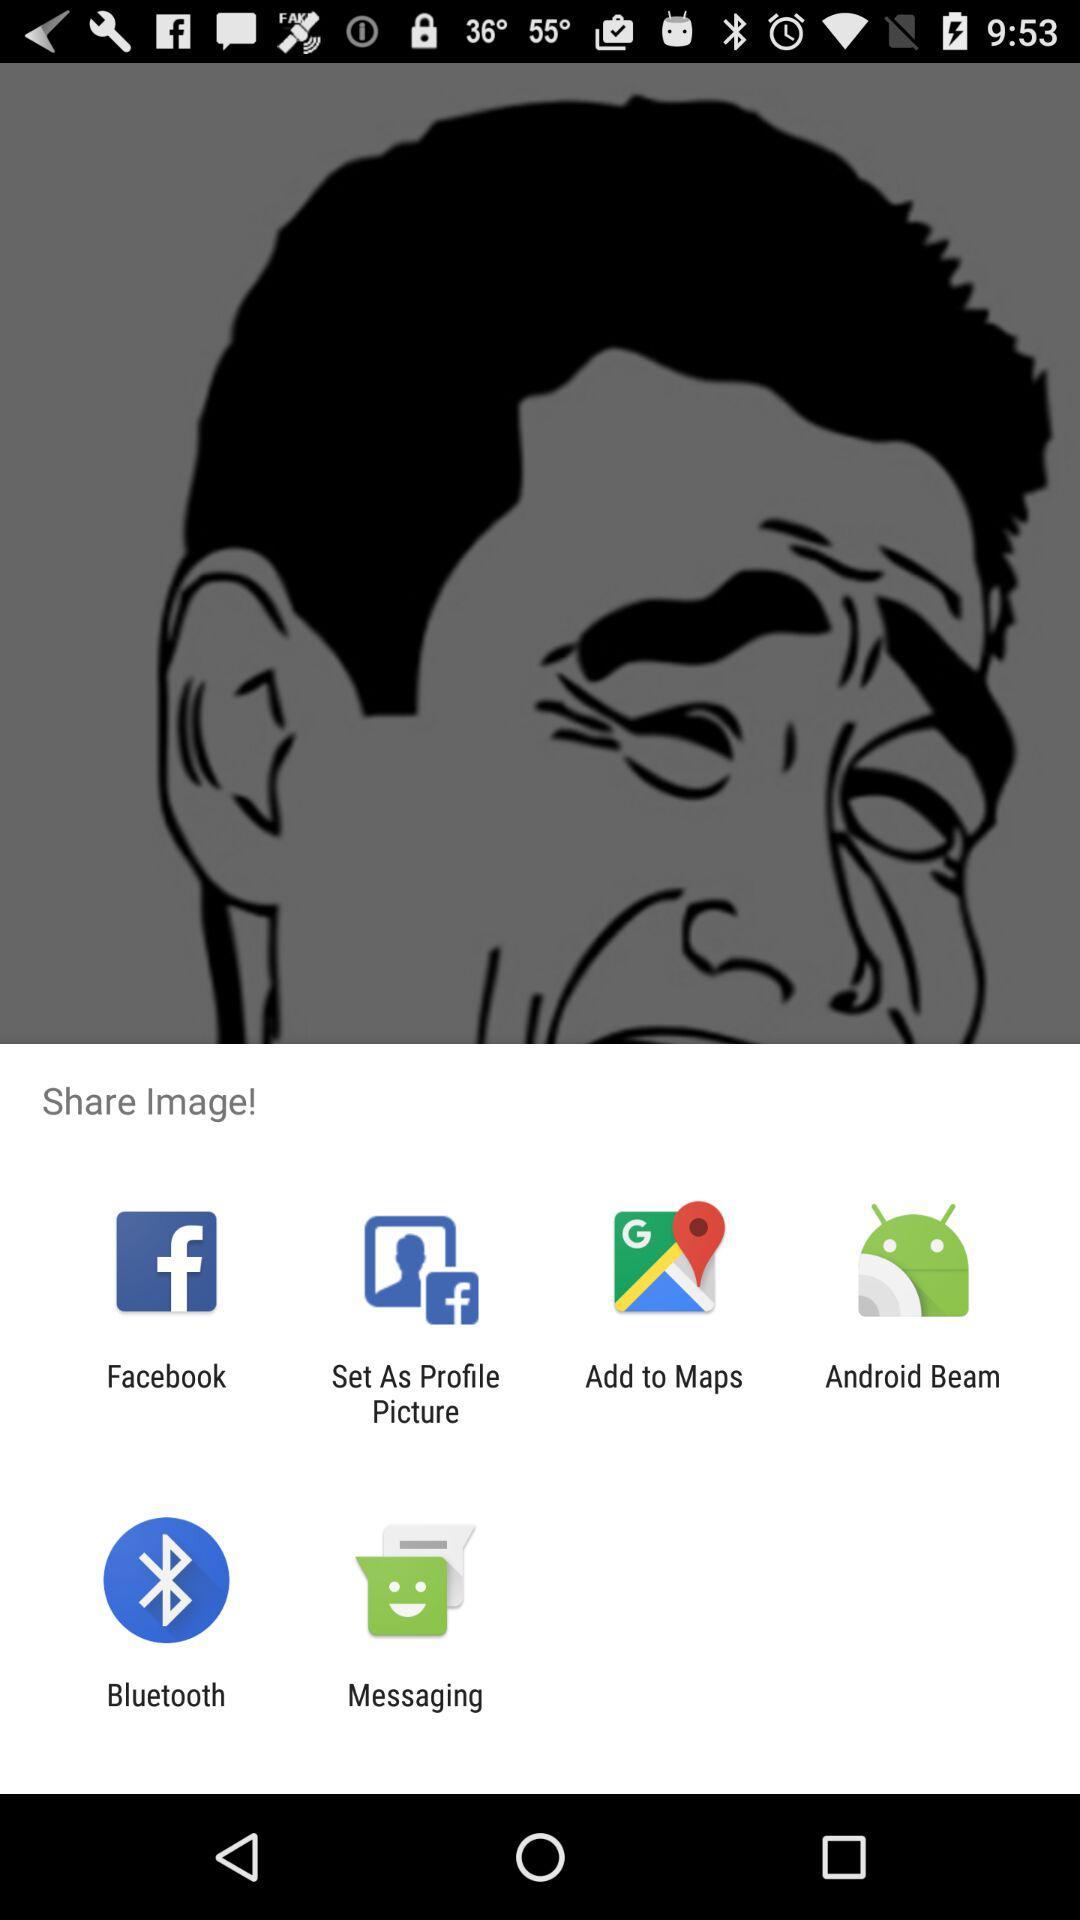 The width and height of the screenshot is (1080, 1920). What do you see at coordinates (913, 1392) in the screenshot?
I see `the app next to the add to maps icon` at bounding box center [913, 1392].